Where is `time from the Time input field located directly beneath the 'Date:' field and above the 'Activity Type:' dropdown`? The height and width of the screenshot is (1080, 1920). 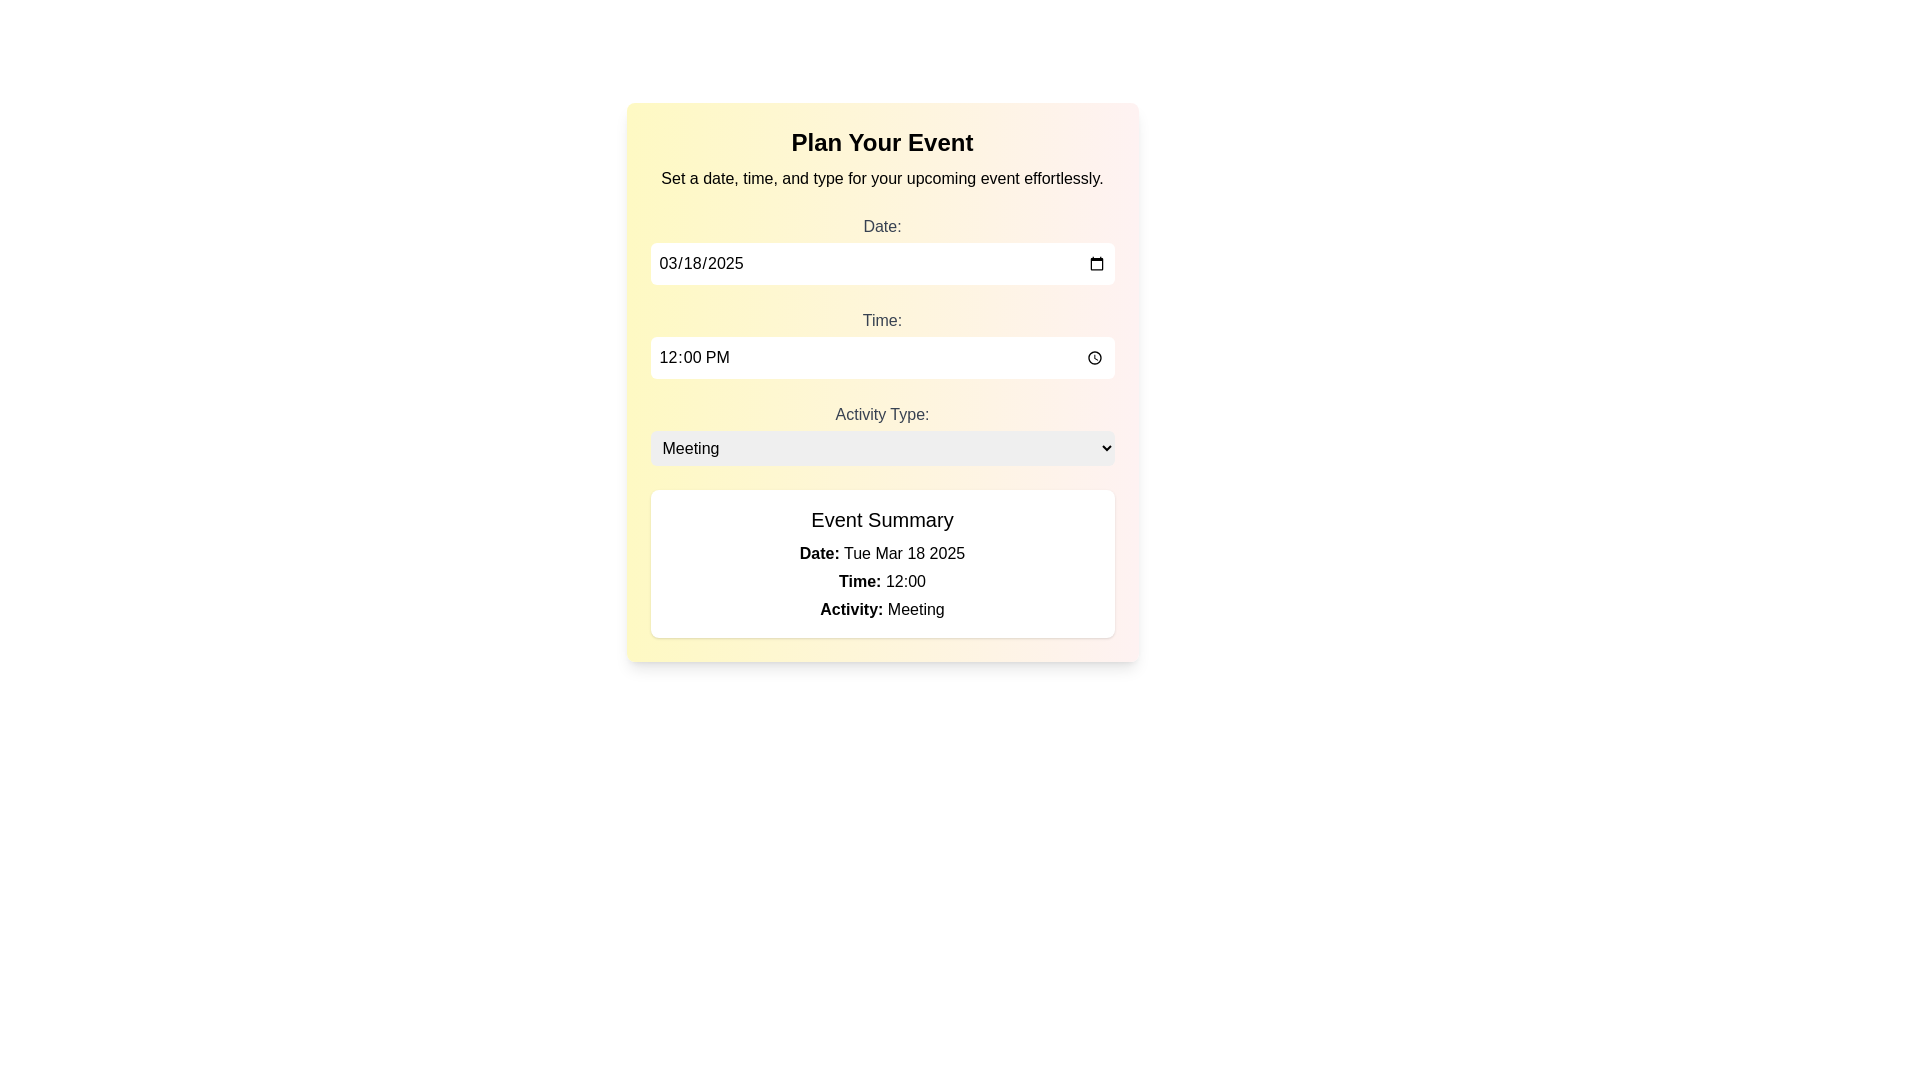 time from the Time input field located directly beneath the 'Date:' field and above the 'Activity Type:' dropdown is located at coordinates (881, 342).